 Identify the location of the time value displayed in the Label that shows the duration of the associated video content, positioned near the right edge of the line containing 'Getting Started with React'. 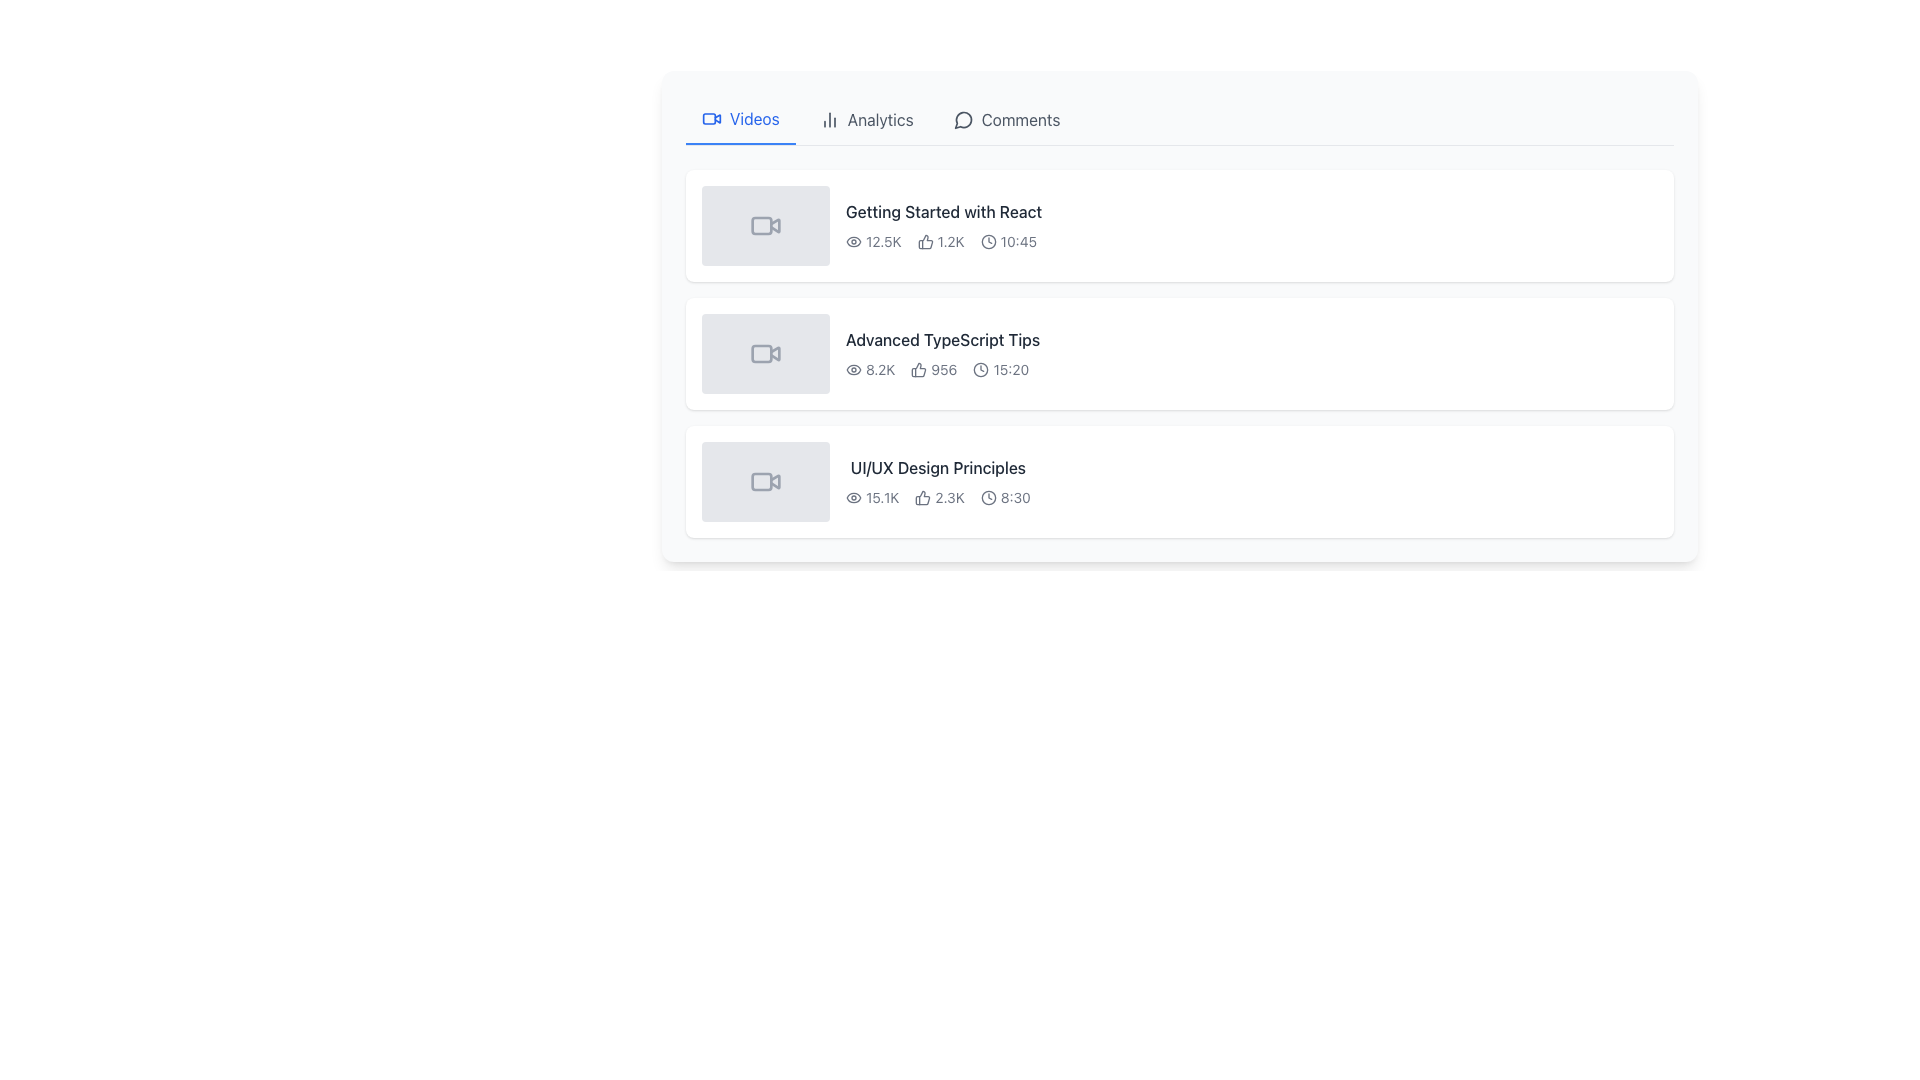
(1008, 241).